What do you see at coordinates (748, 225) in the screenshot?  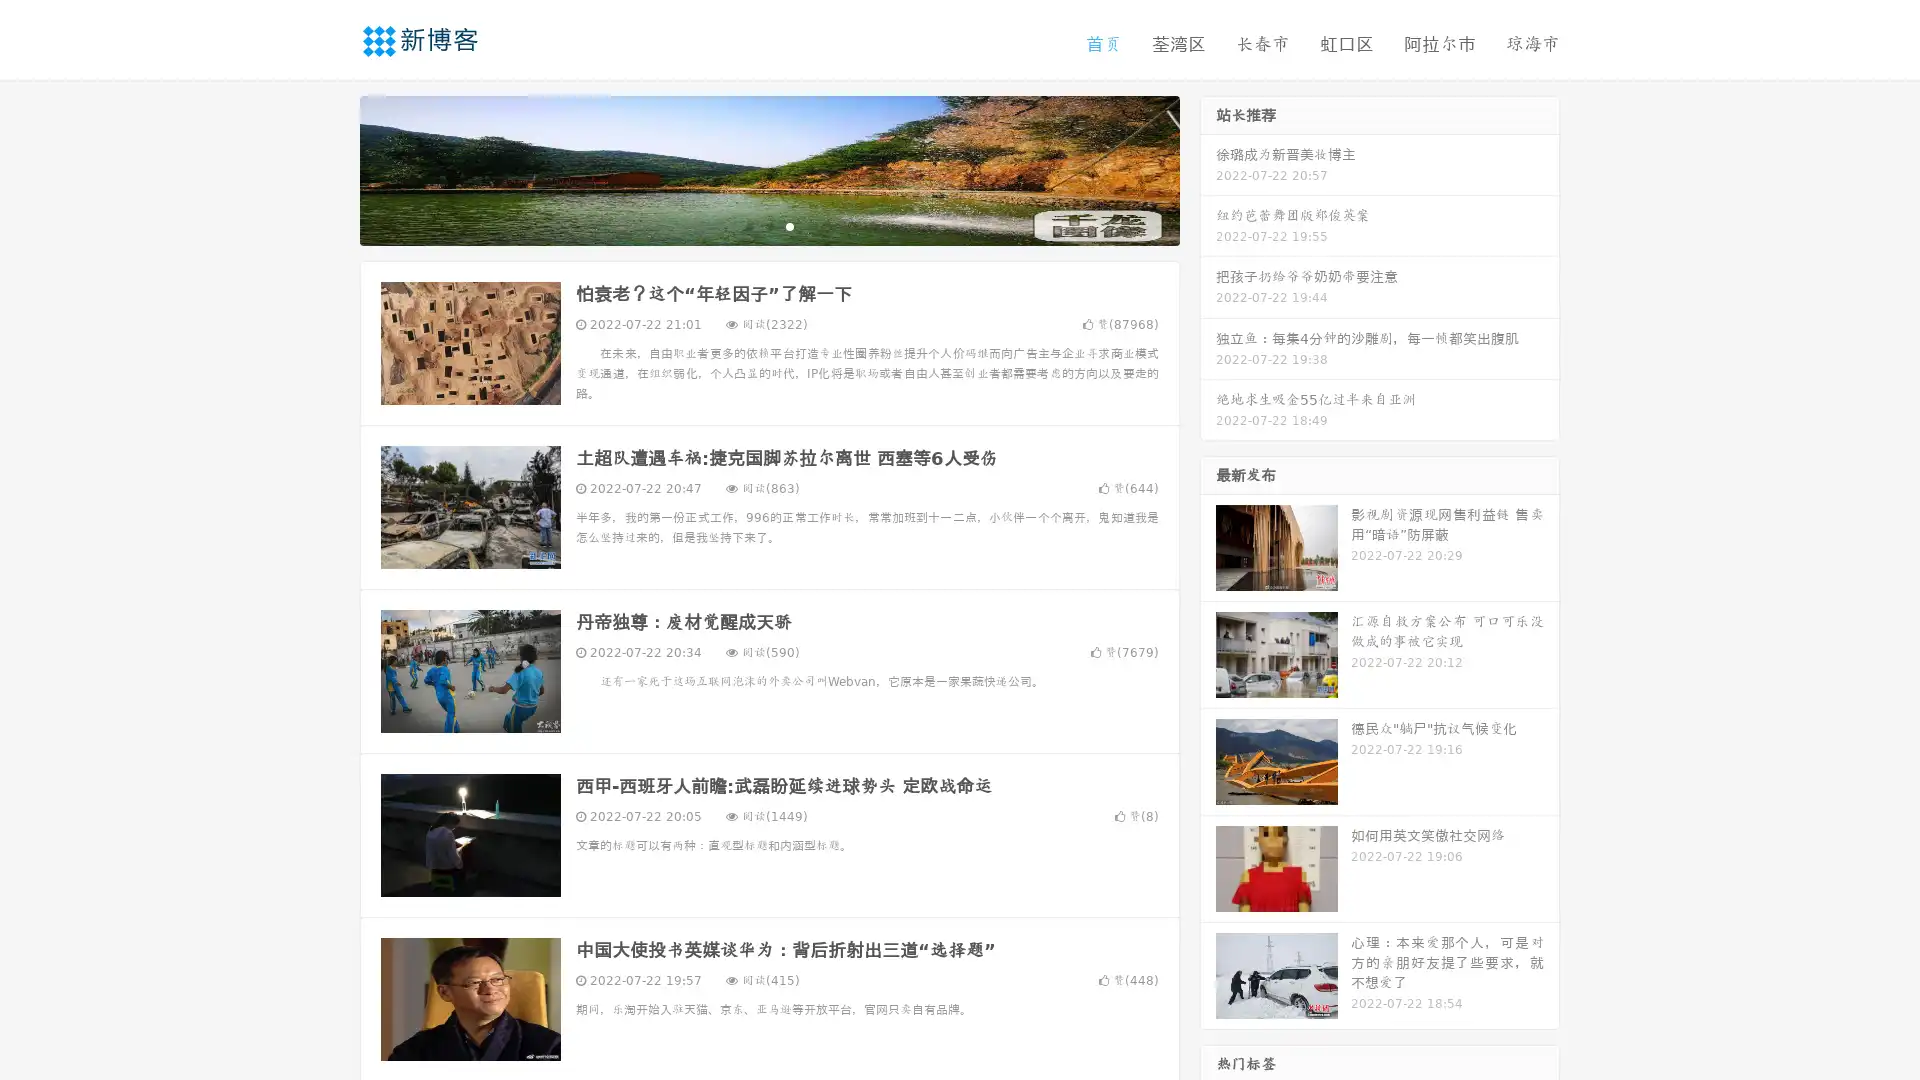 I see `Go to slide 1` at bounding box center [748, 225].